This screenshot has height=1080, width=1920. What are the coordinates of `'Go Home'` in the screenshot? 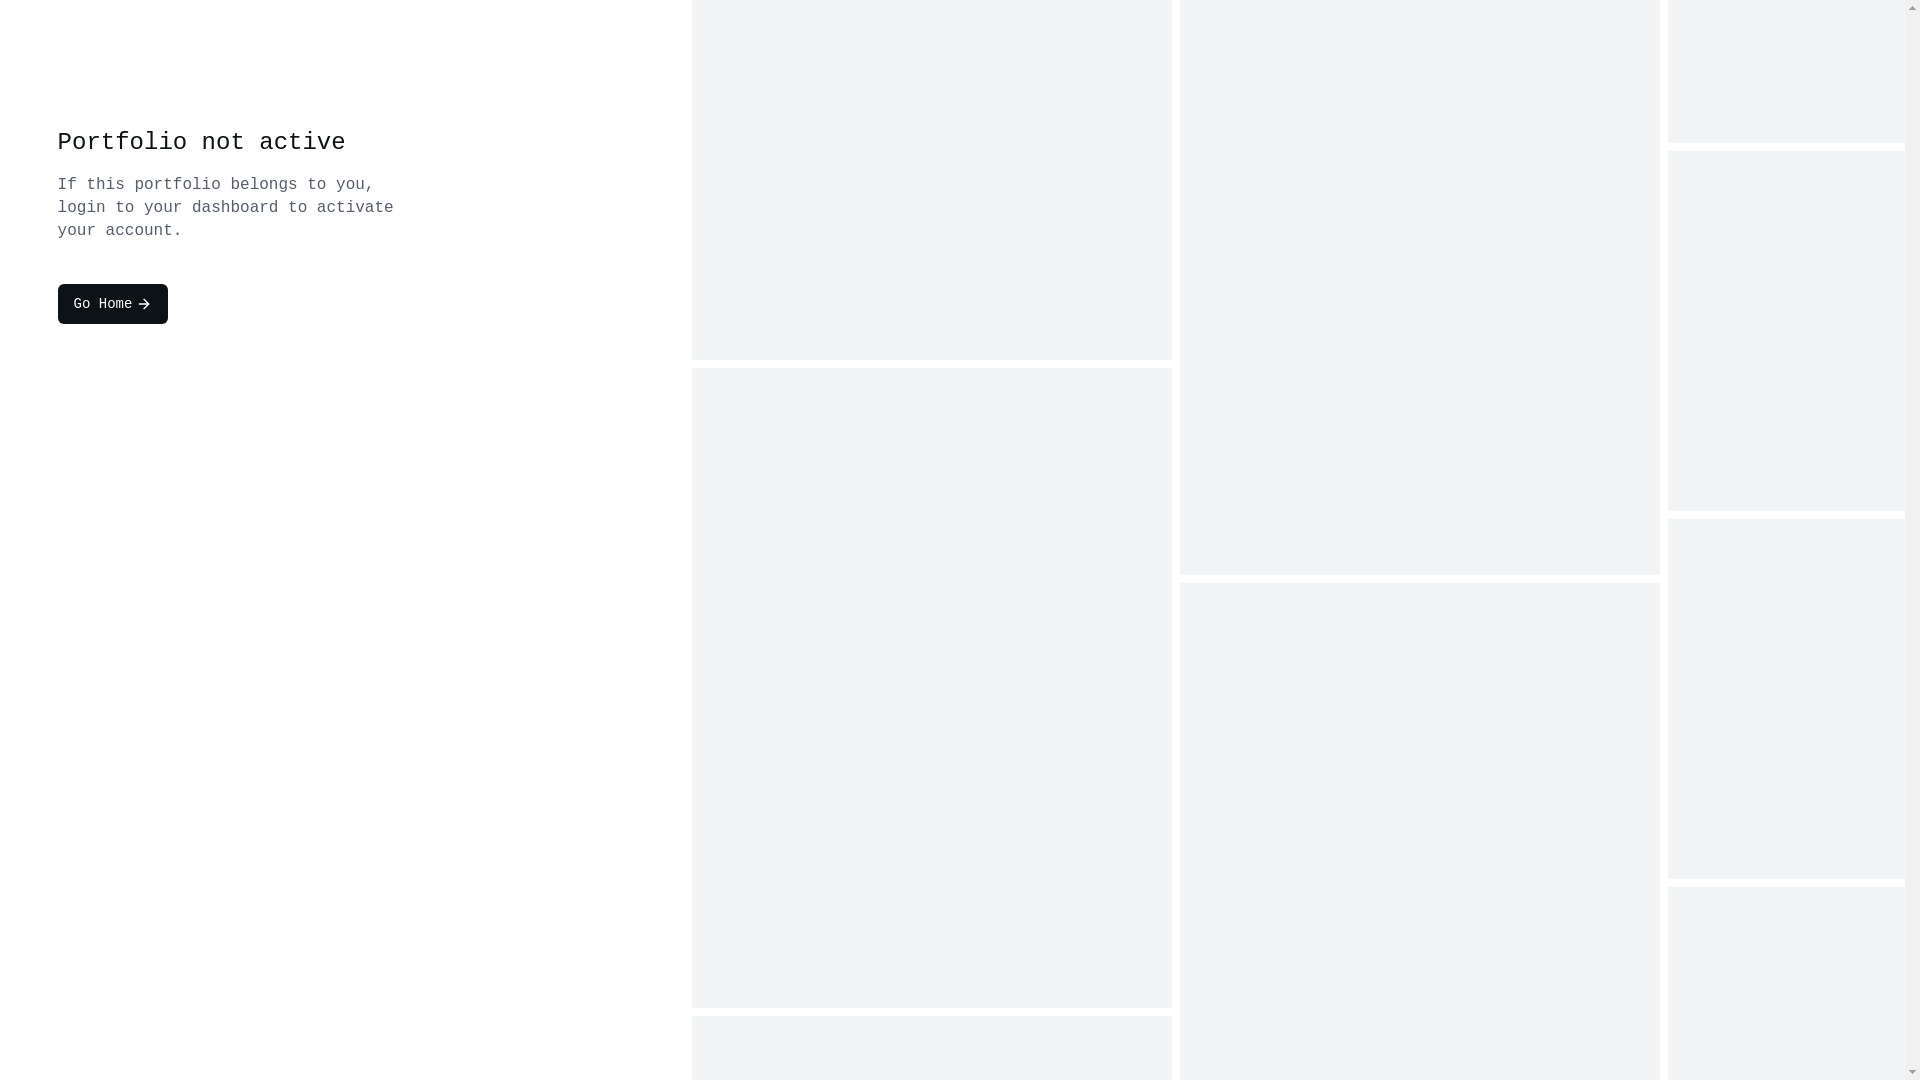 It's located at (112, 304).